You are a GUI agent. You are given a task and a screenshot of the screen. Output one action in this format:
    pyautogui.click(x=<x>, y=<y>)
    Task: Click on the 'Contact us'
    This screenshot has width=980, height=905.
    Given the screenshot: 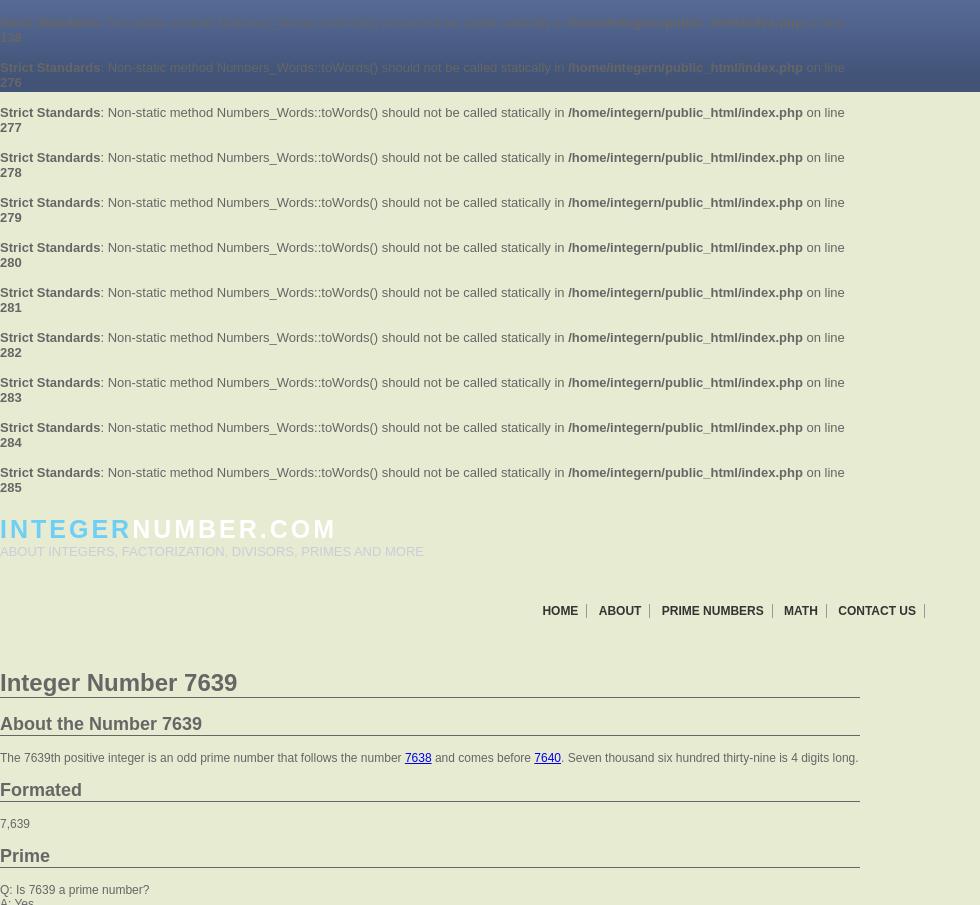 What is the action you would take?
    pyautogui.click(x=837, y=609)
    